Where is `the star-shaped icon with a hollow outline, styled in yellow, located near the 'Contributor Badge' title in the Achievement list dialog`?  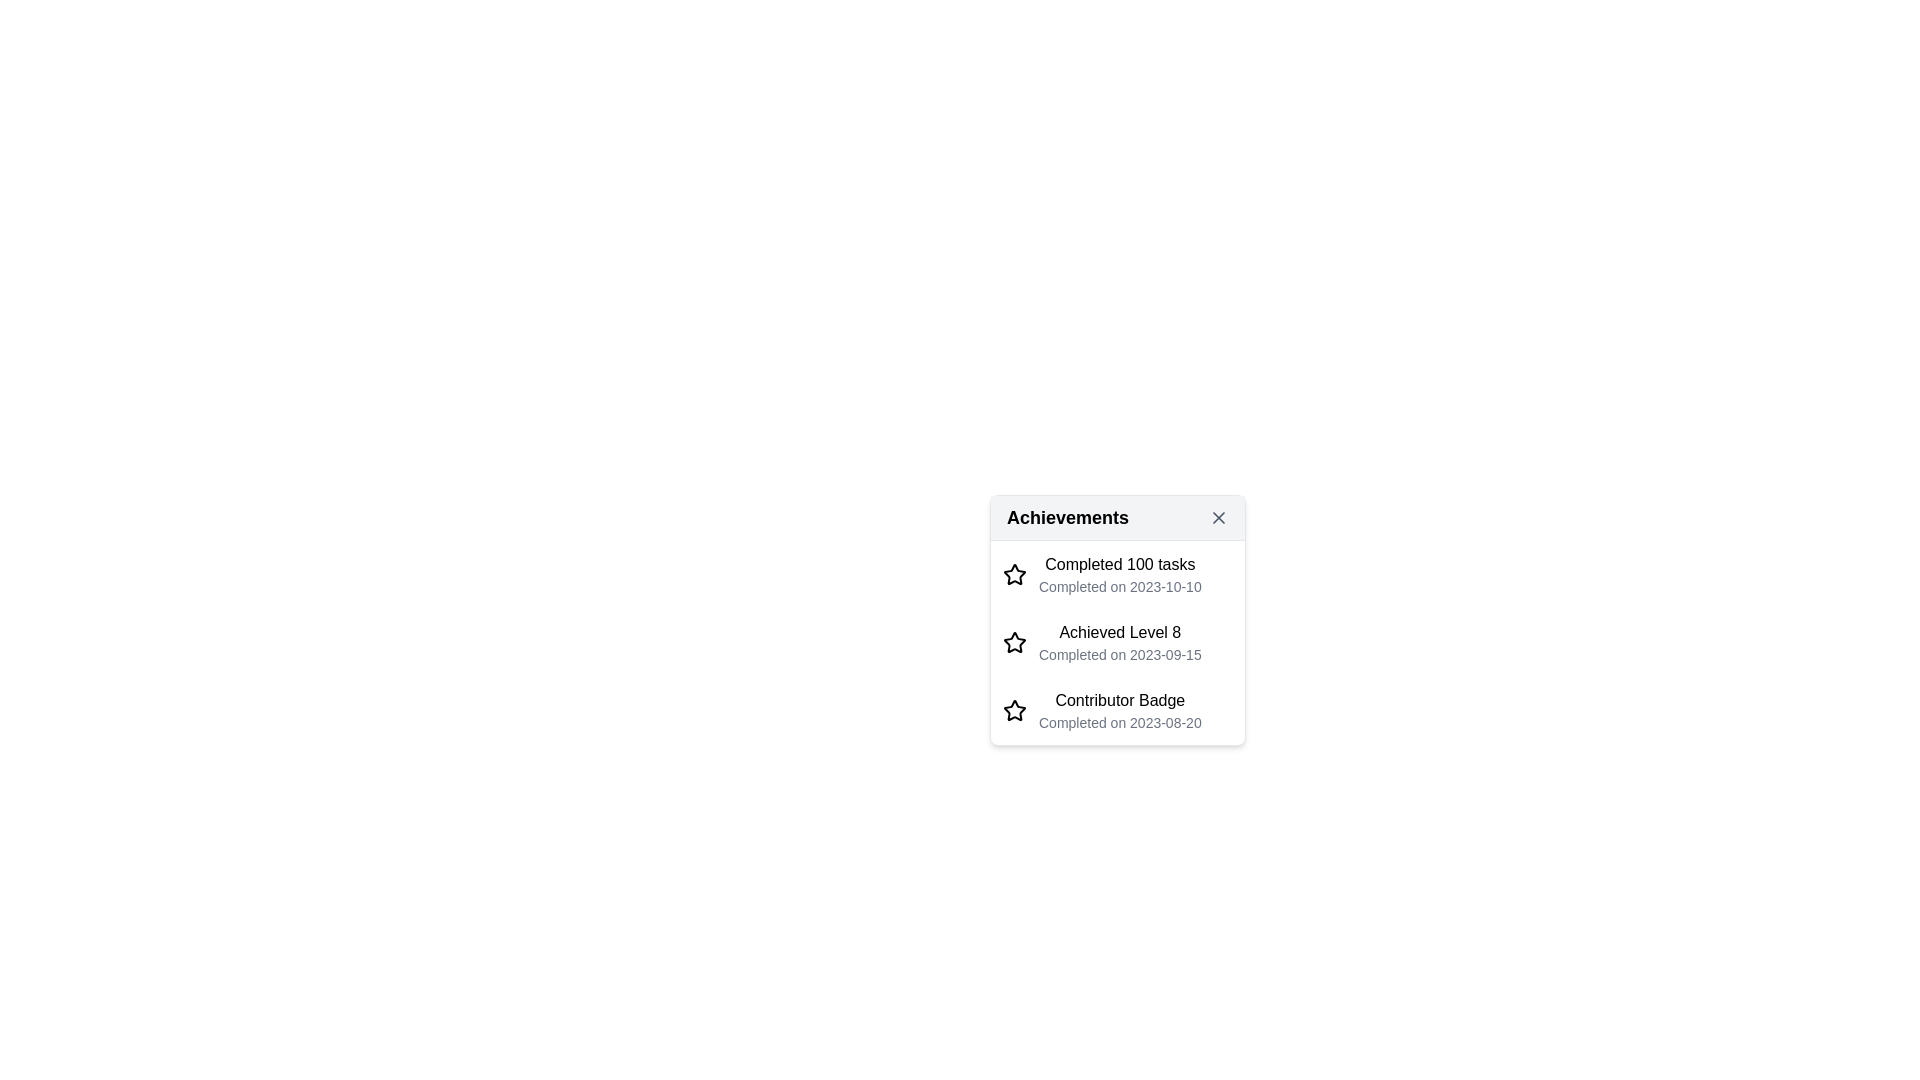
the star-shaped icon with a hollow outline, styled in yellow, located near the 'Contributor Badge' title in the Achievement list dialog is located at coordinates (1014, 708).